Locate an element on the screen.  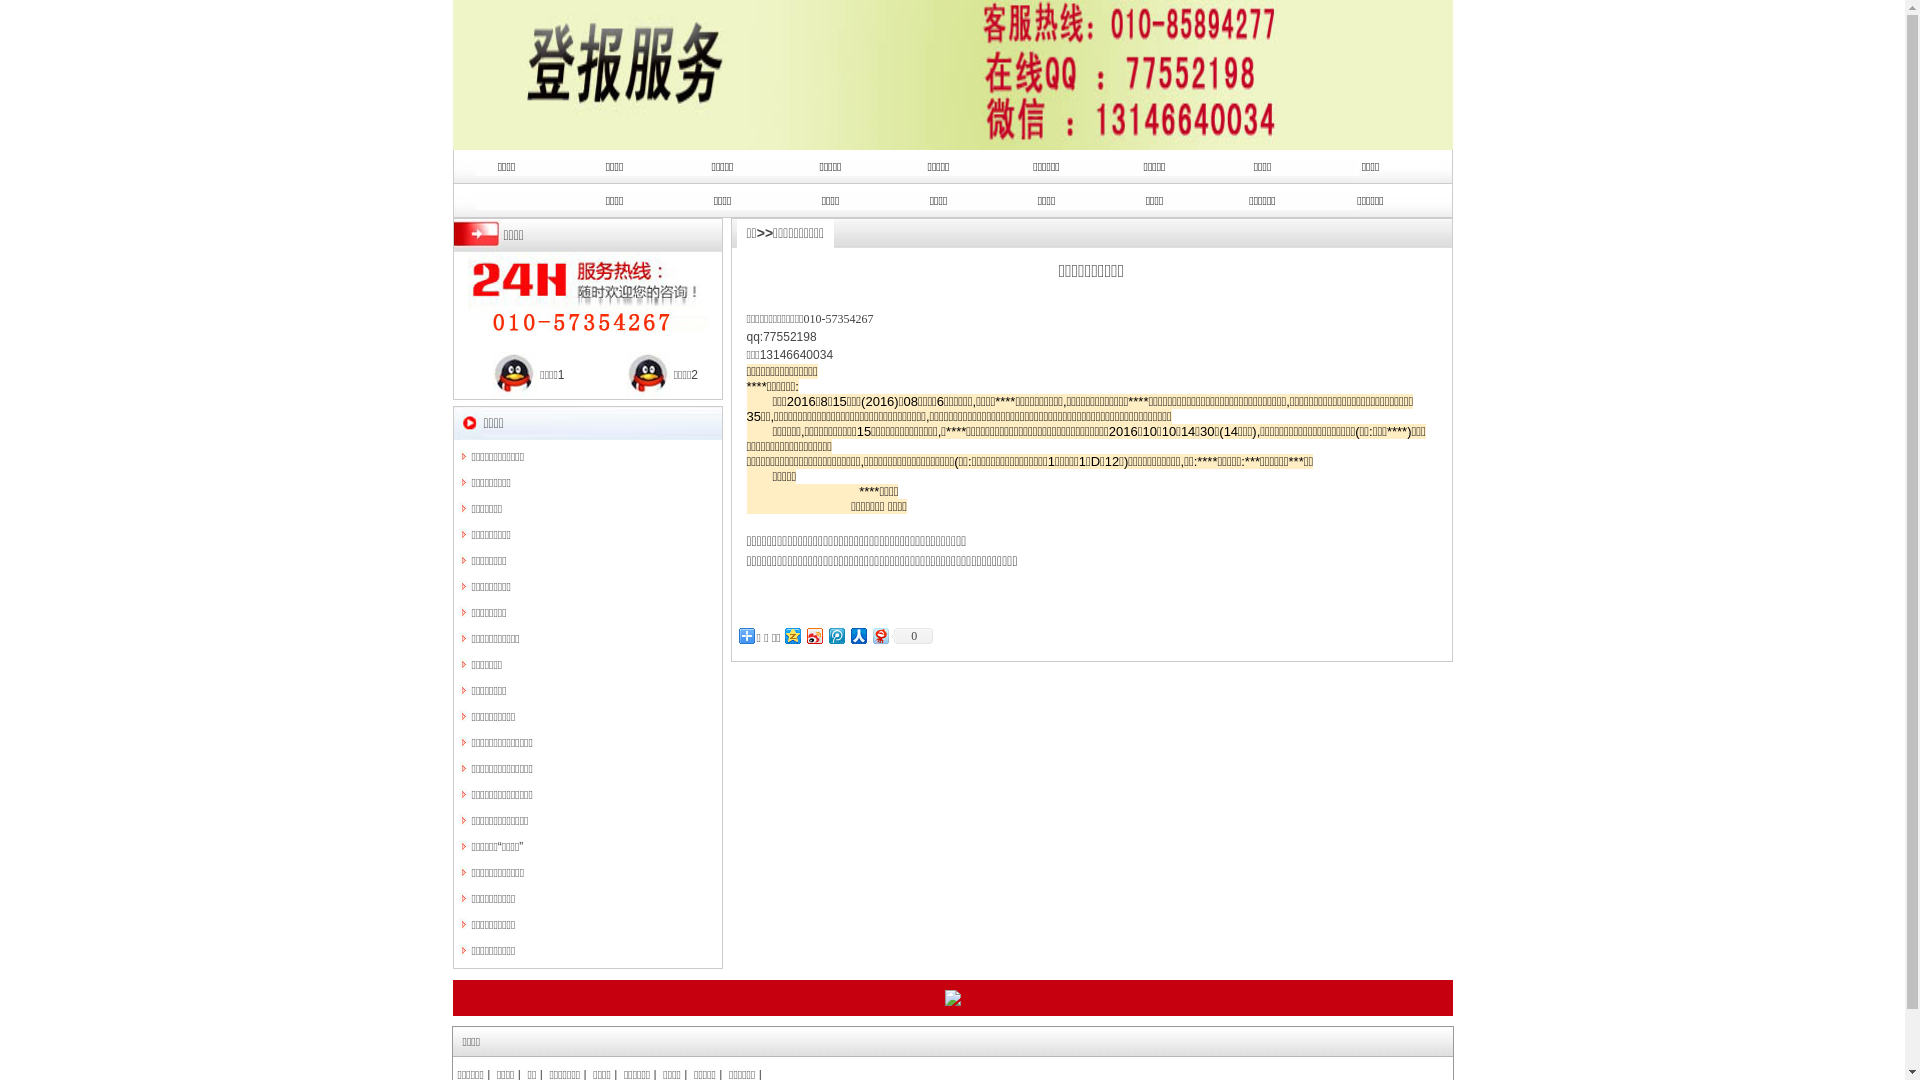
'0' is located at coordinates (890, 636).